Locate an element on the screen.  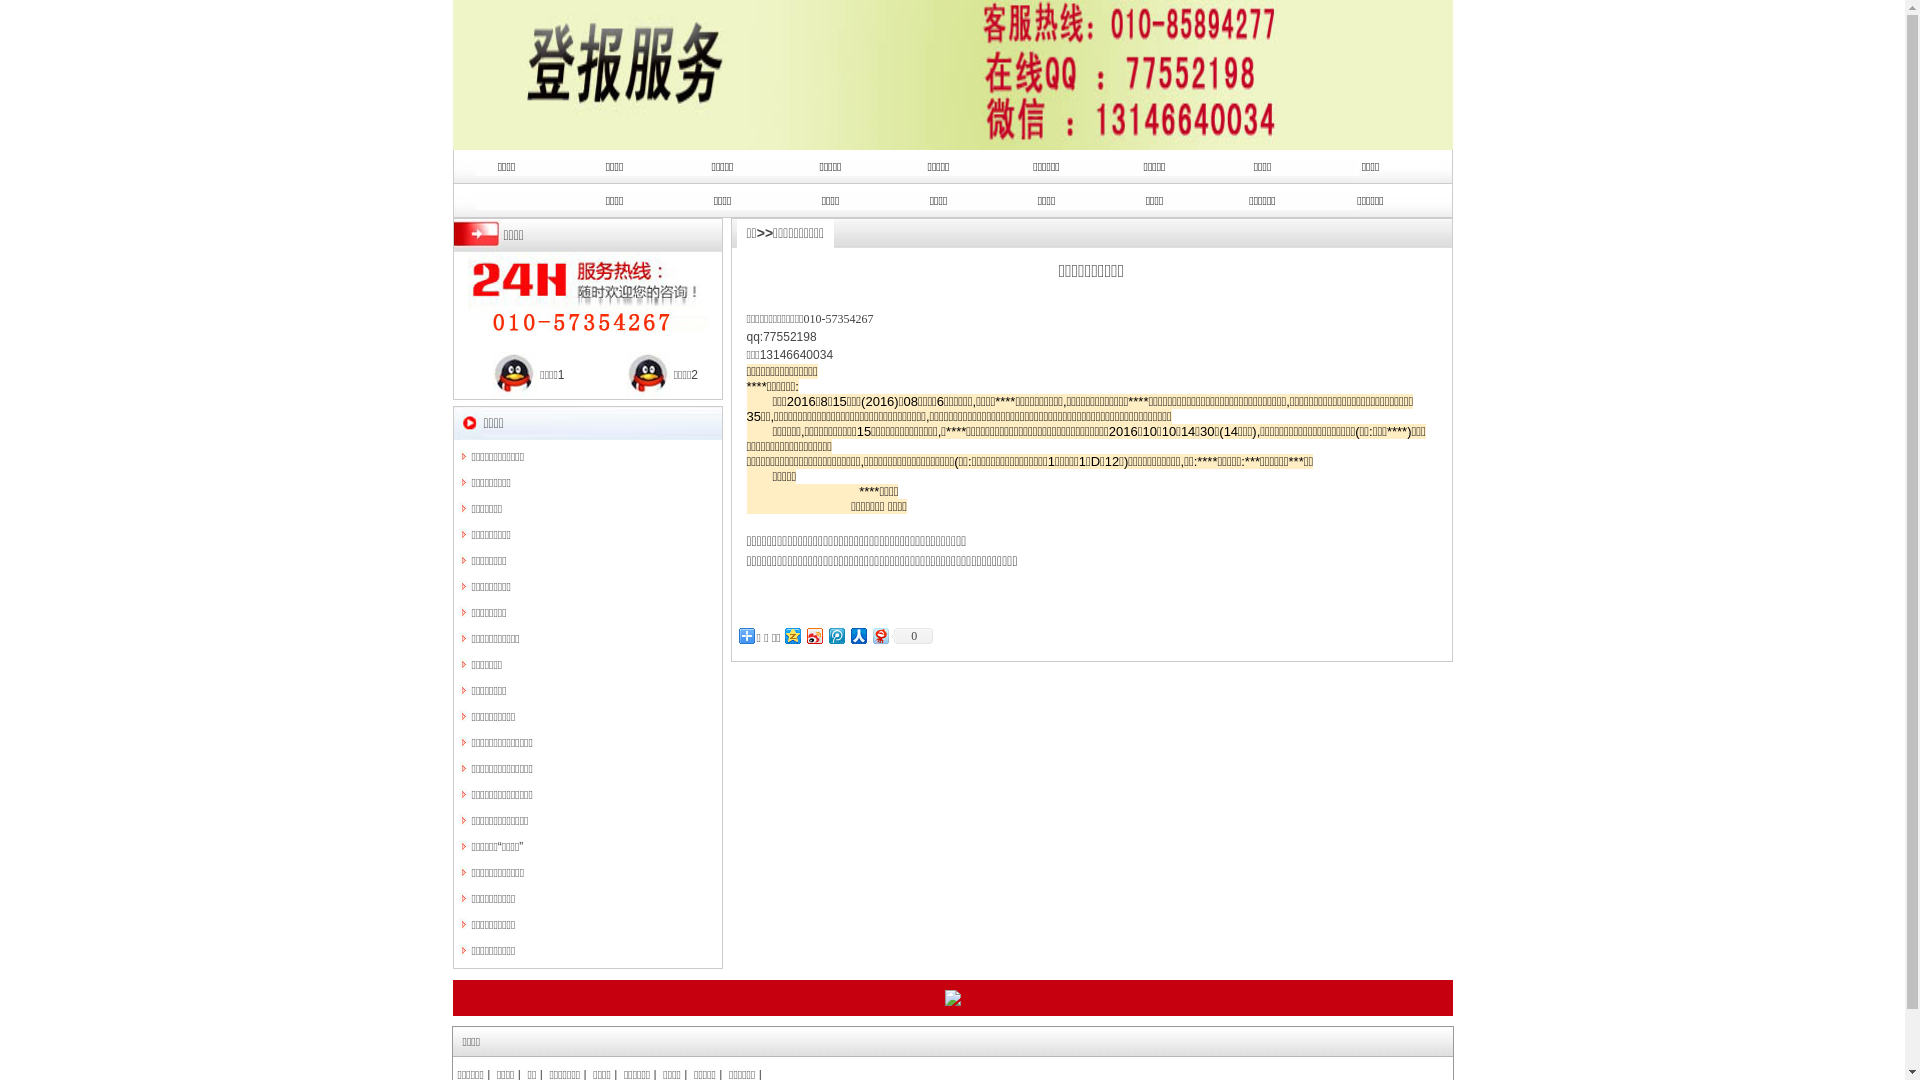
'0' is located at coordinates (890, 636).